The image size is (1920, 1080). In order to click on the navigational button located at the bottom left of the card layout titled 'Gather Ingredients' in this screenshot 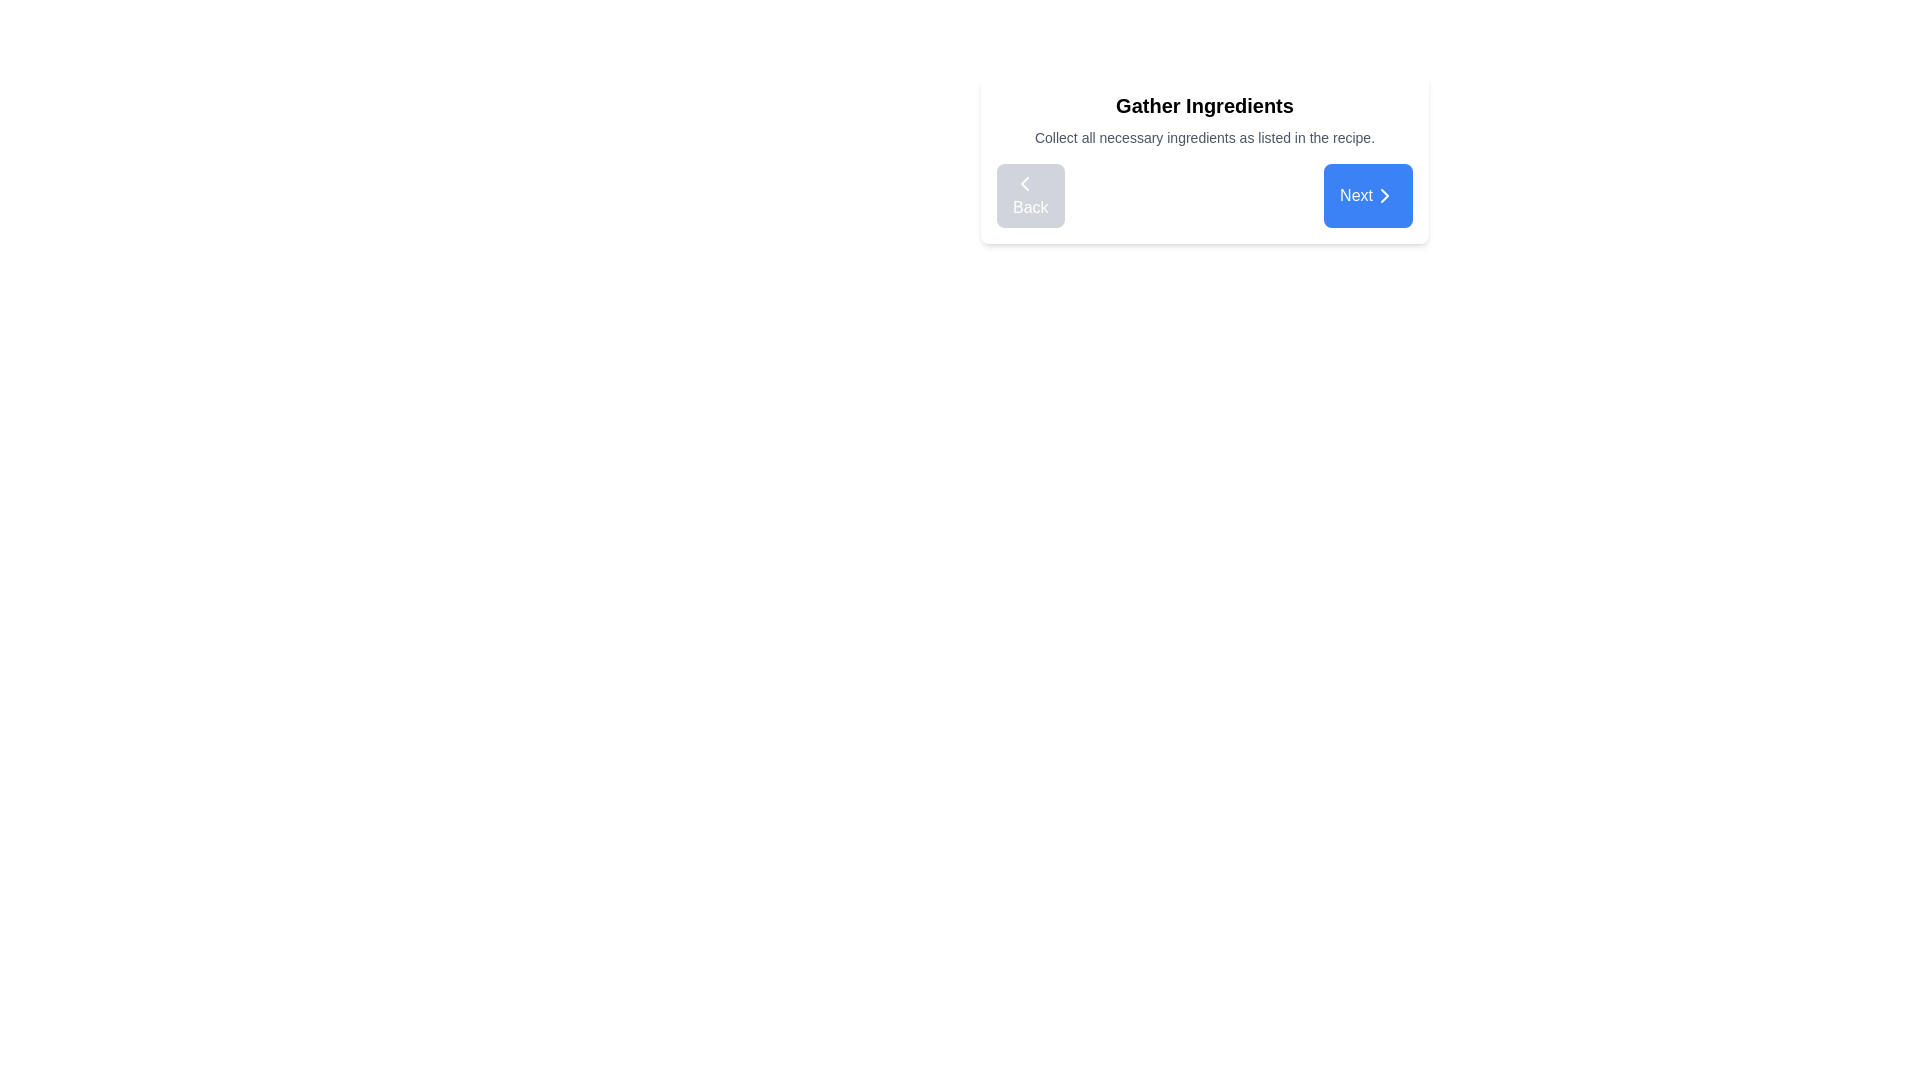, I will do `click(1030, 196)`.